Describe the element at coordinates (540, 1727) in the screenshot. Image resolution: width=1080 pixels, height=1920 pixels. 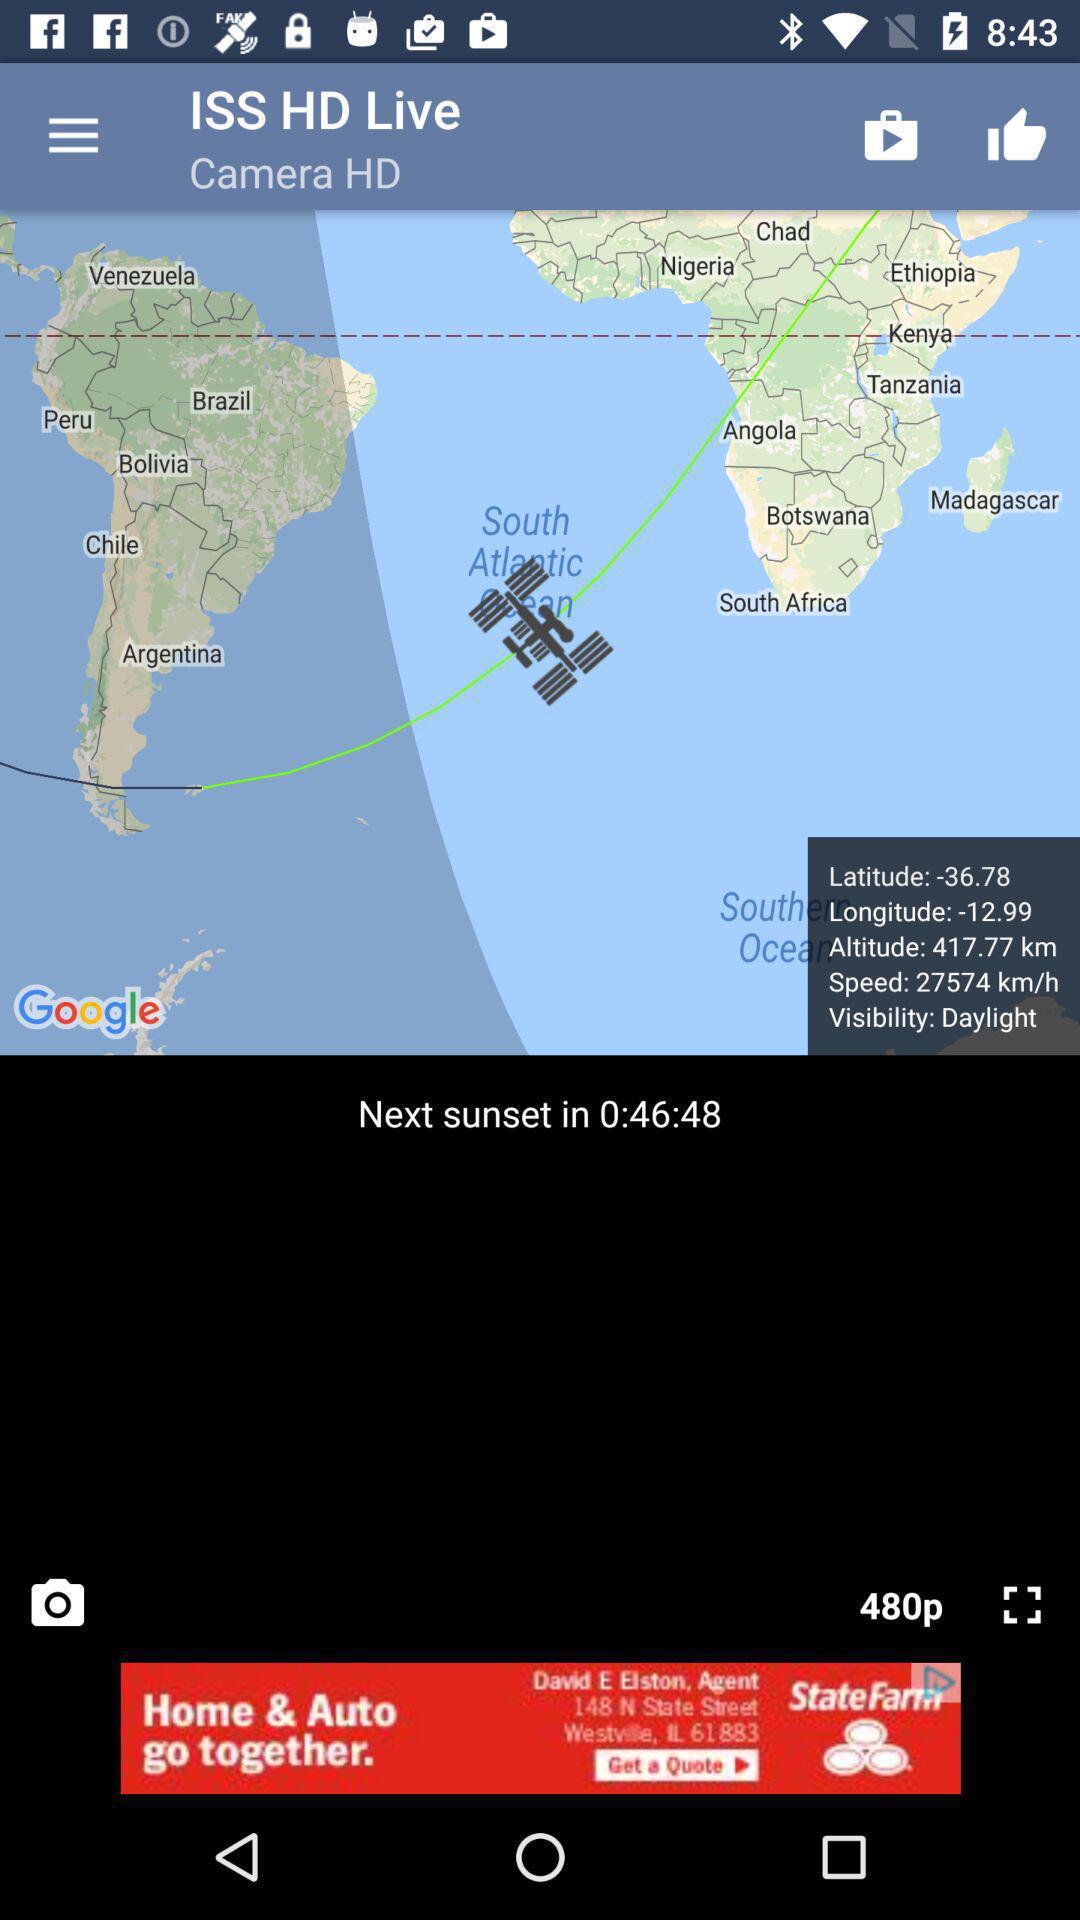
I see `the add` at that location.